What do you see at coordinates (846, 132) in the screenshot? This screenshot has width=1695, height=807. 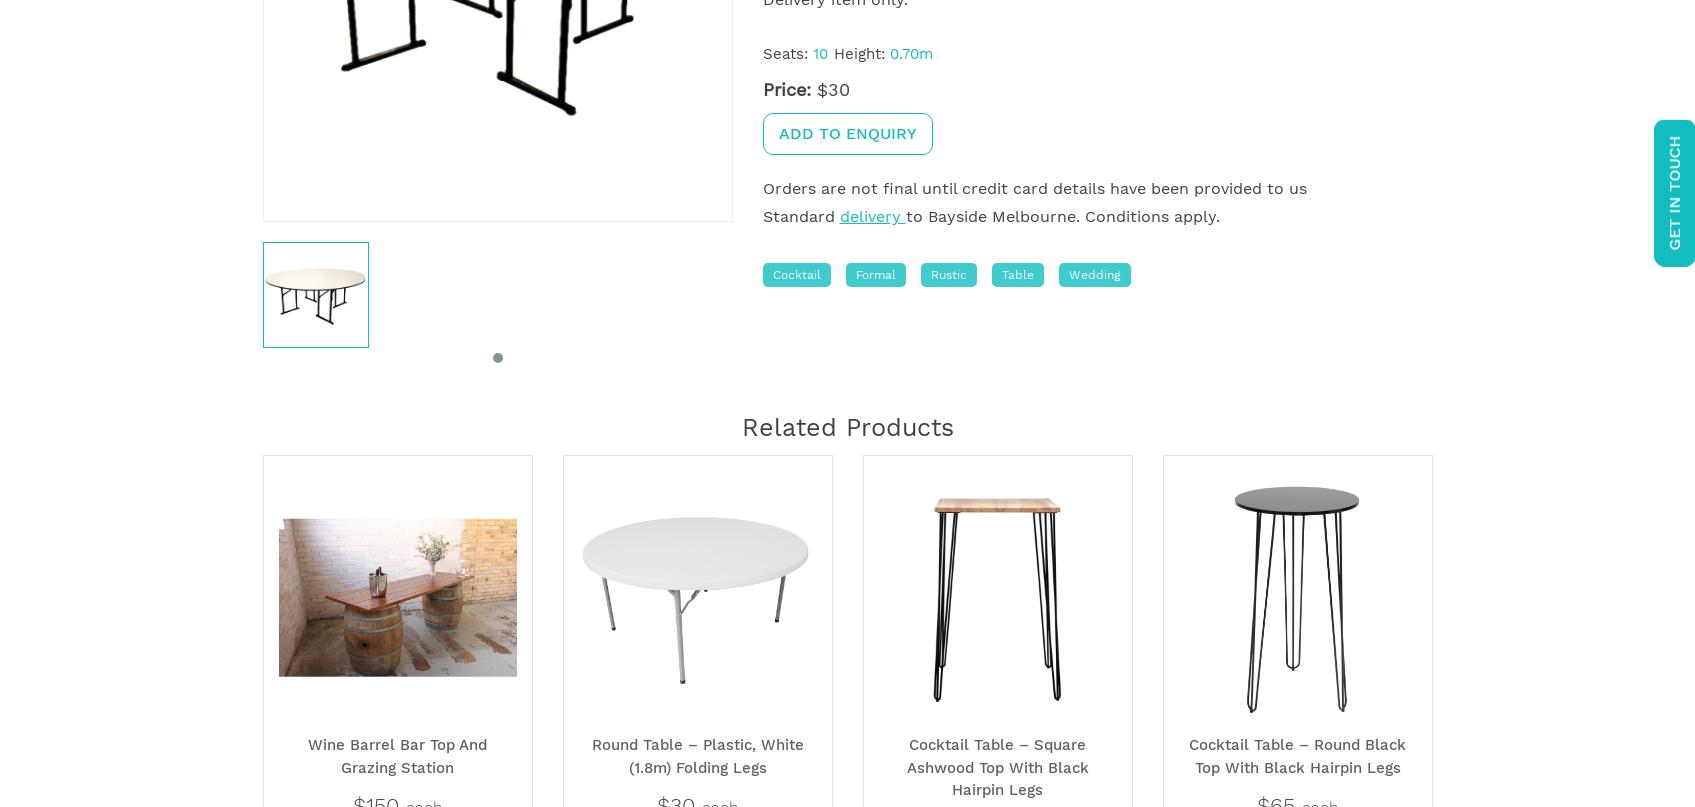 I see `'Add to enquiry'` at bounding box center [846, 132].